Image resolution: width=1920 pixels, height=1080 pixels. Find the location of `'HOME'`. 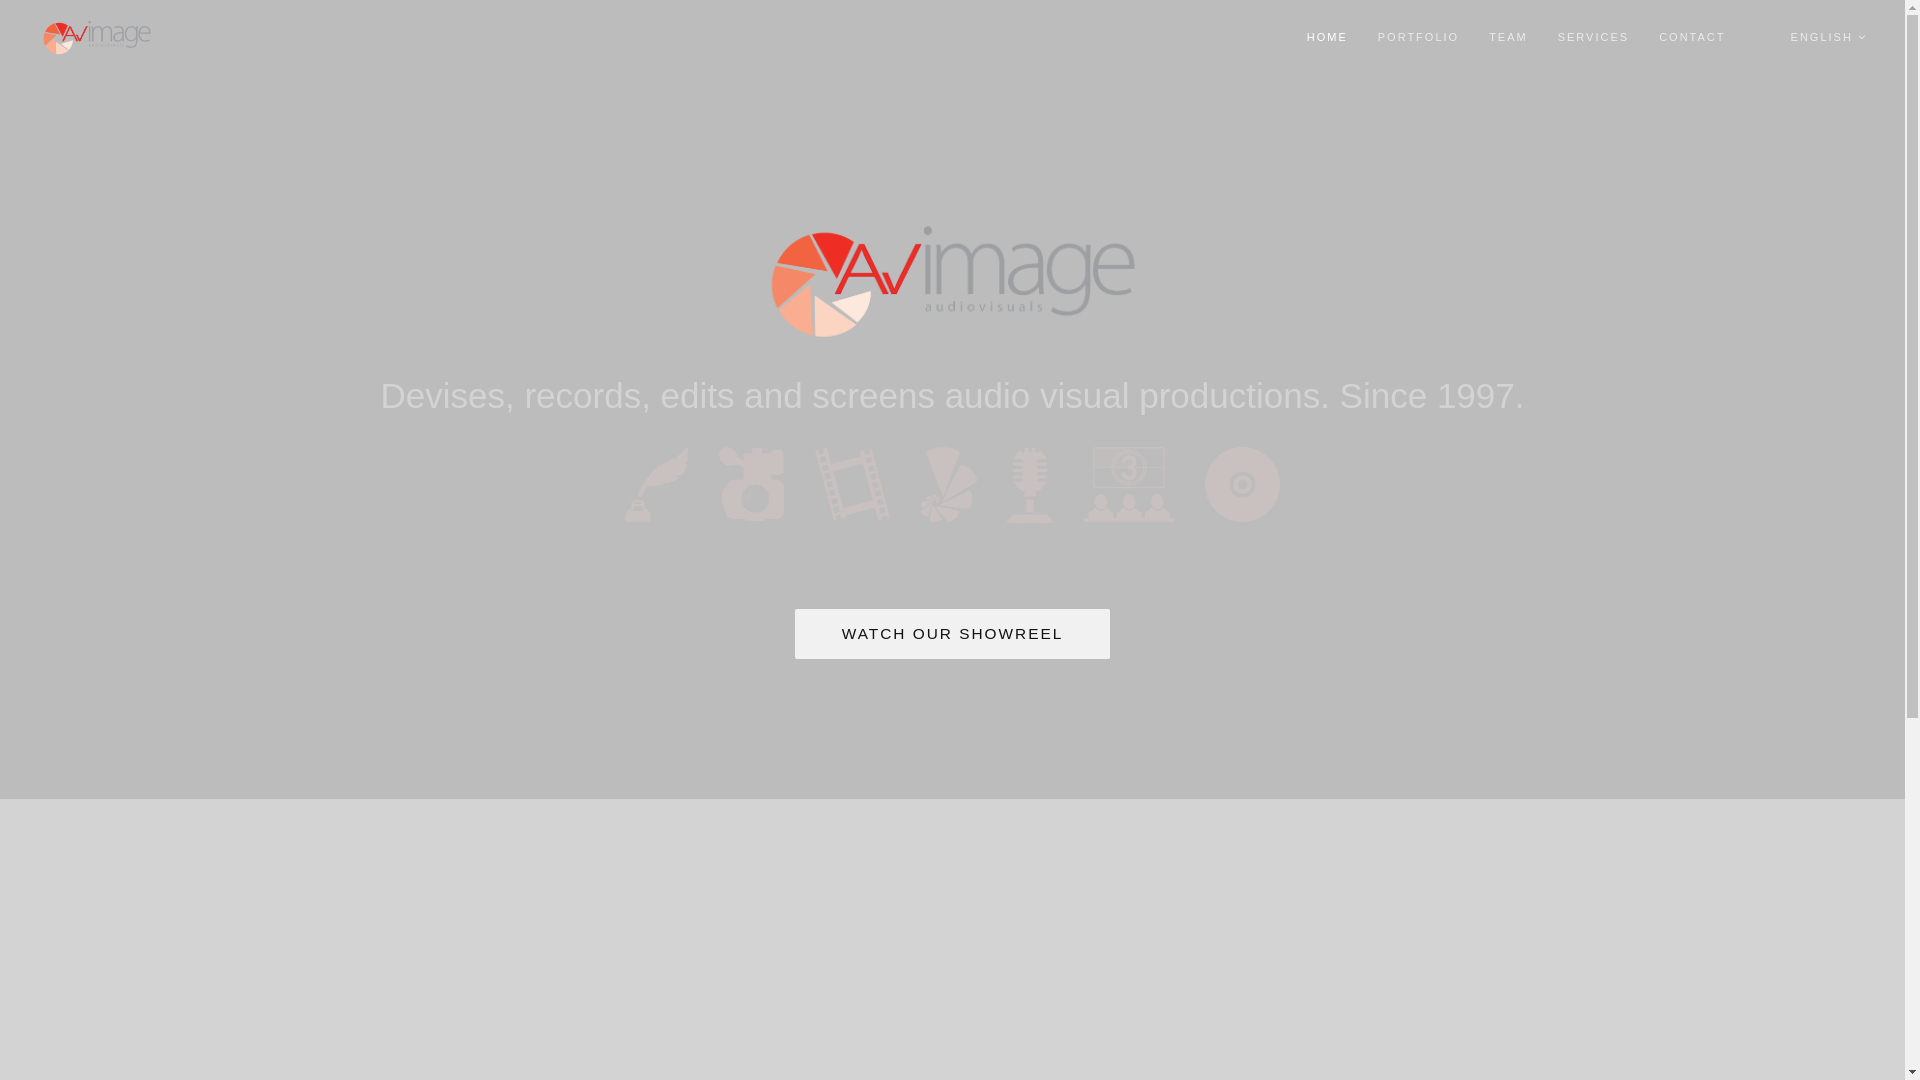

'HOME' is located at coordinates (1306, 37).